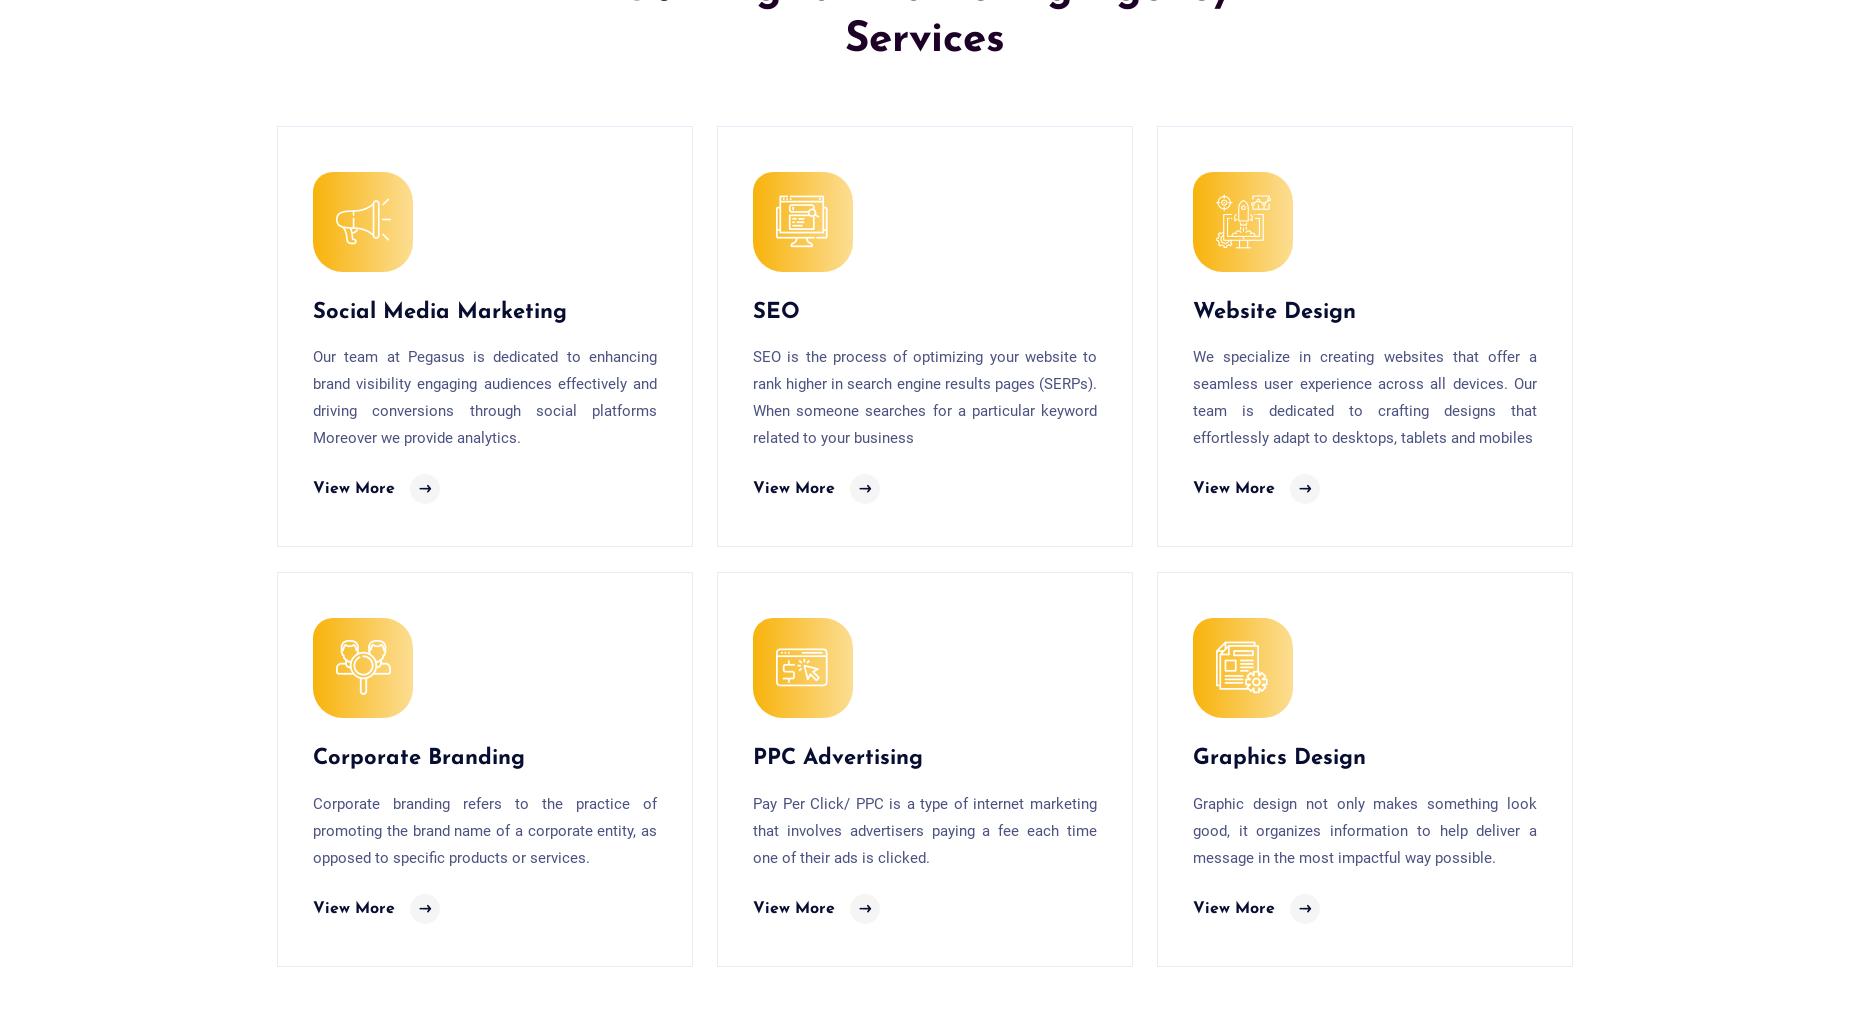  I want to click on 'Jaipur |', so click(1452, 404).